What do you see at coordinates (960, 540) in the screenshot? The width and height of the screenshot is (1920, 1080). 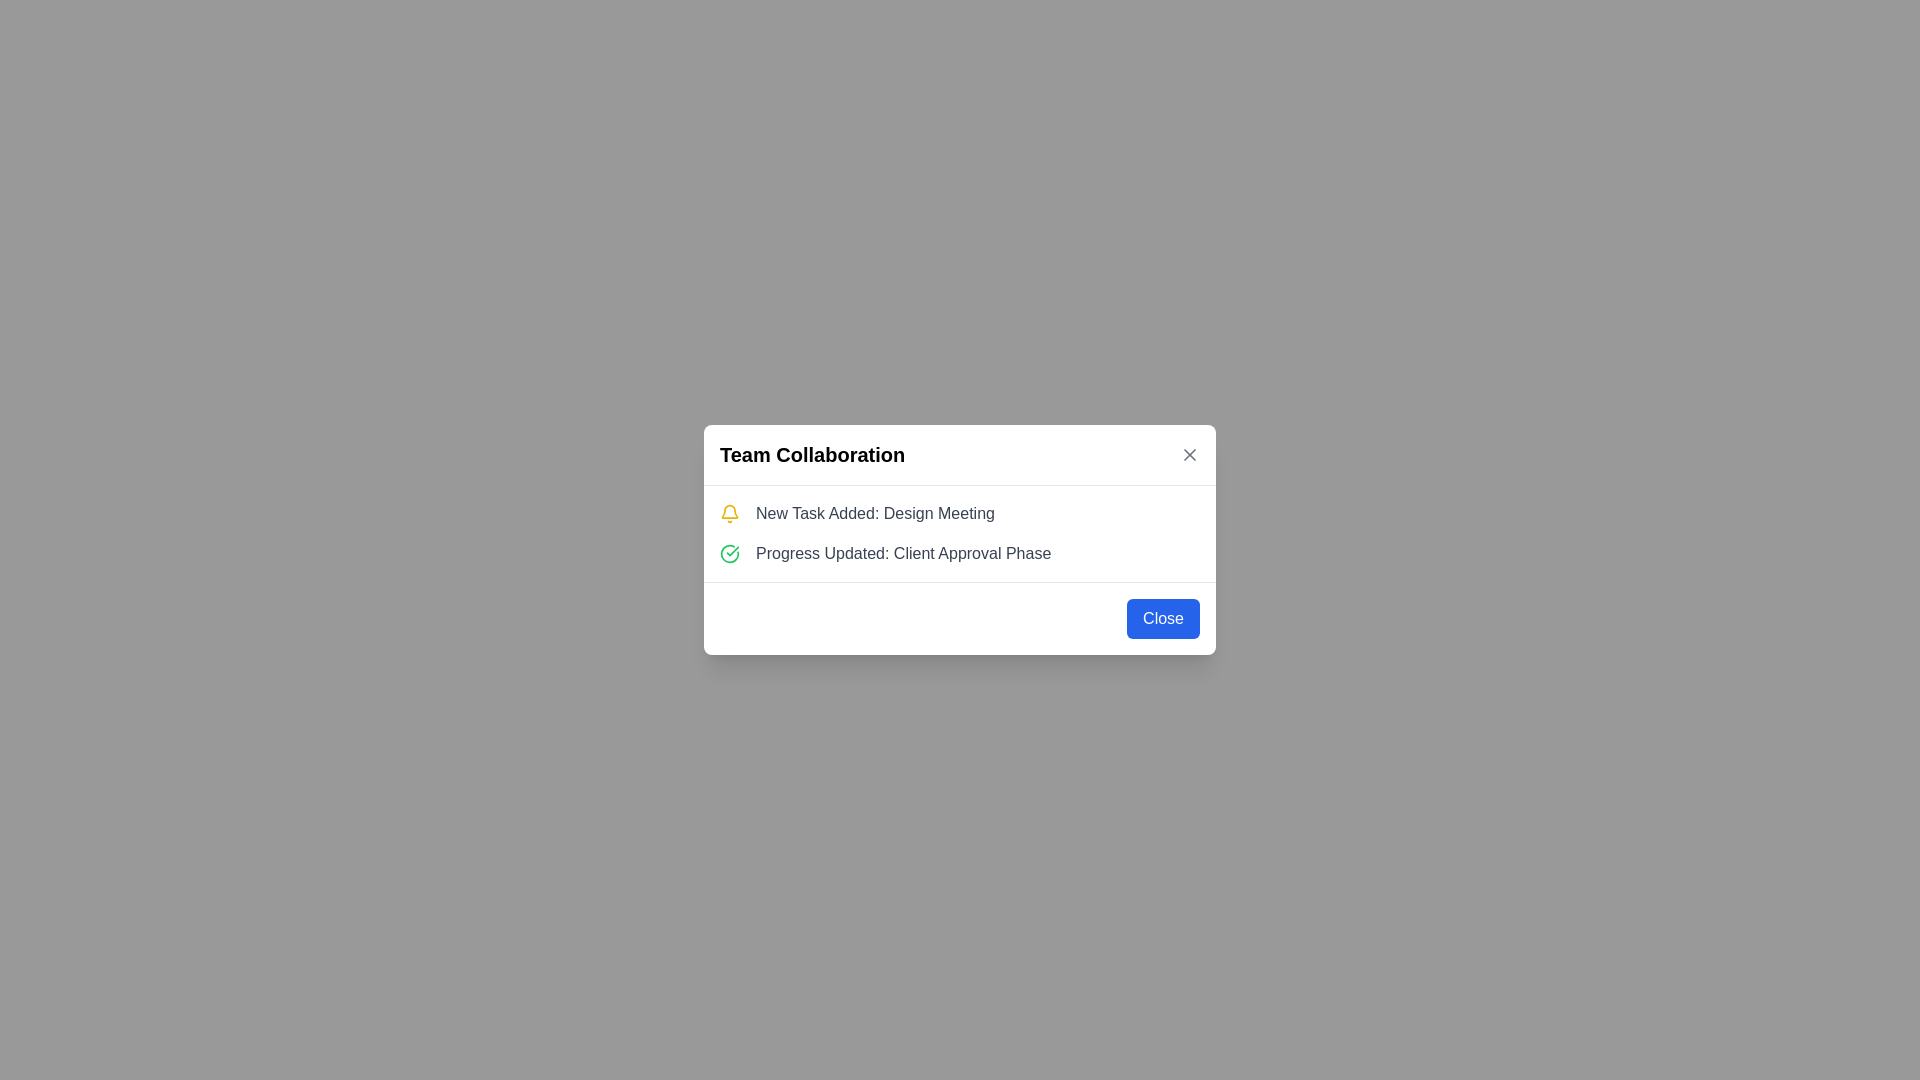 I see `the 'Team Collaboration' modal dialog box to interact with its nested elements, including the close button and notifications` at bounding box center [960, 540].